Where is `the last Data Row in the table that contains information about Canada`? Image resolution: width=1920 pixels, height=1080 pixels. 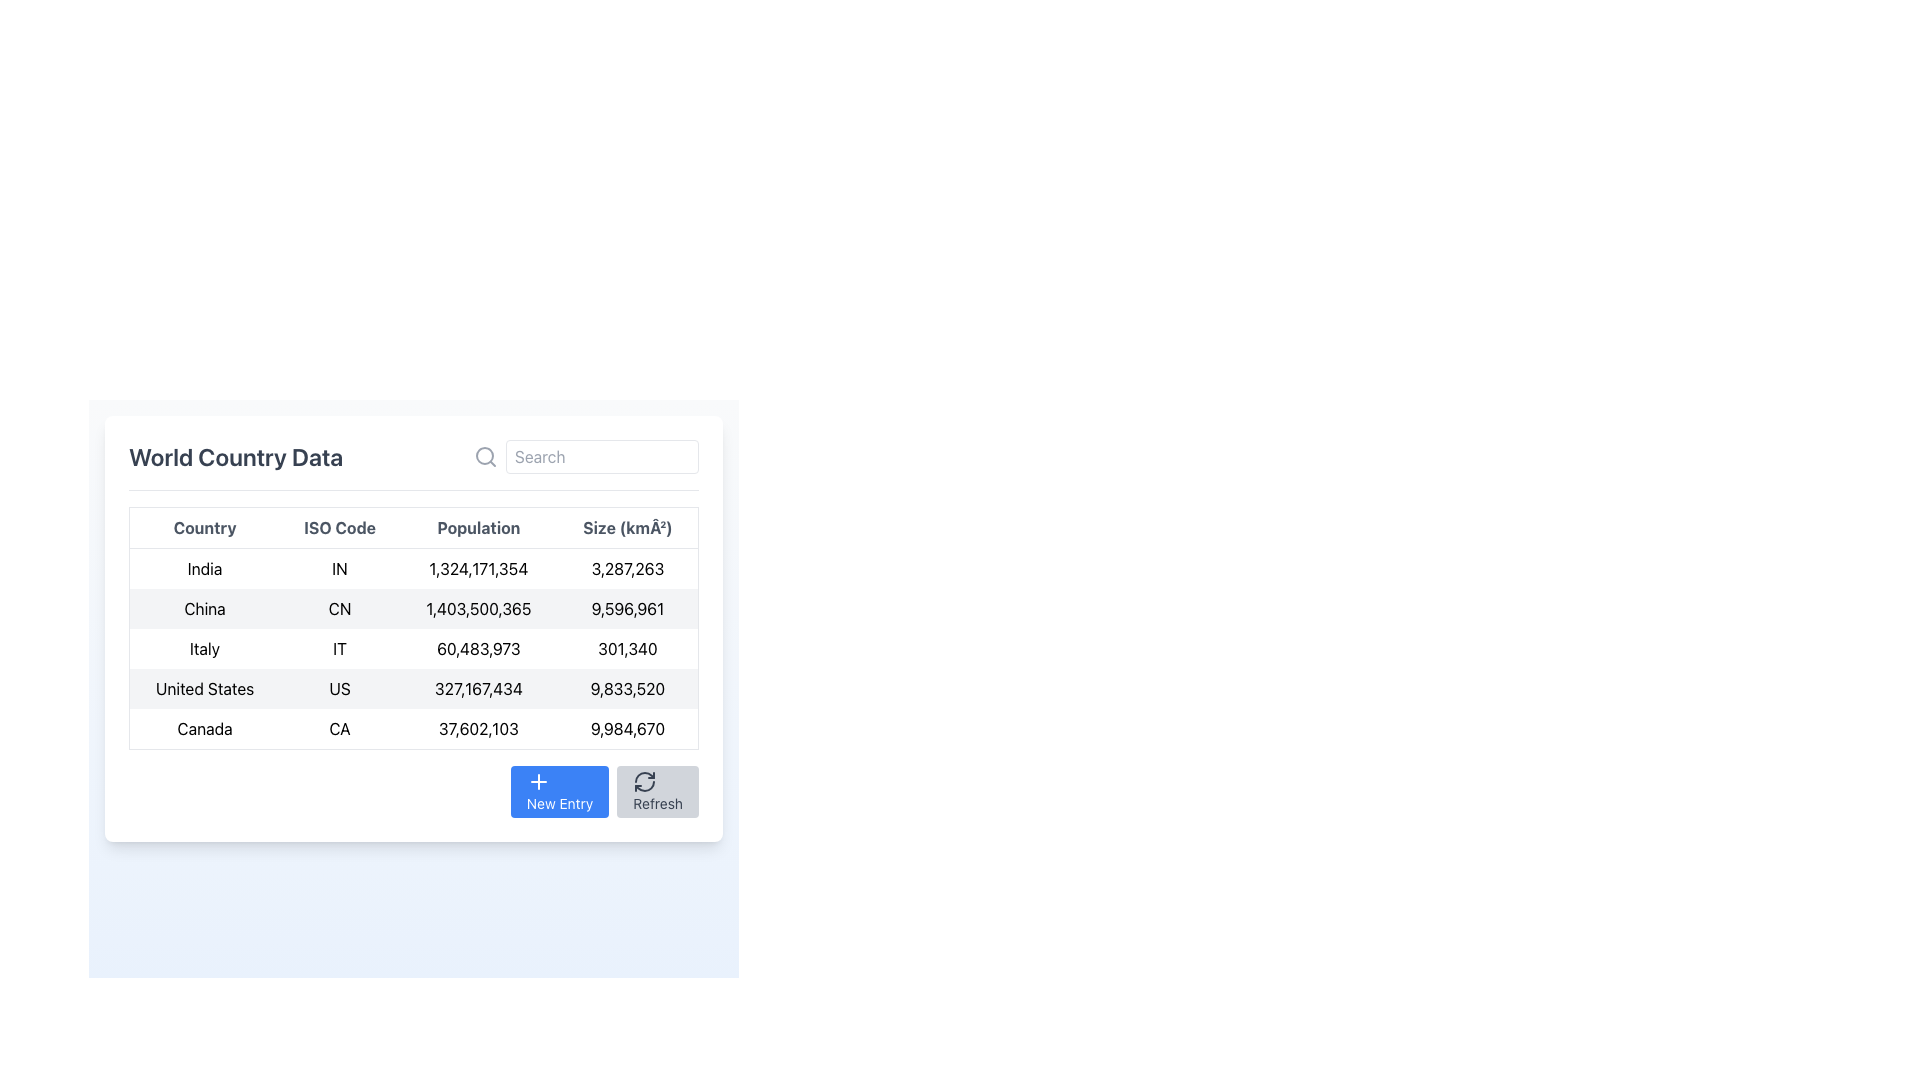
the last Data Row in the table that contains information about Canada is located at coordinates (412, 729).